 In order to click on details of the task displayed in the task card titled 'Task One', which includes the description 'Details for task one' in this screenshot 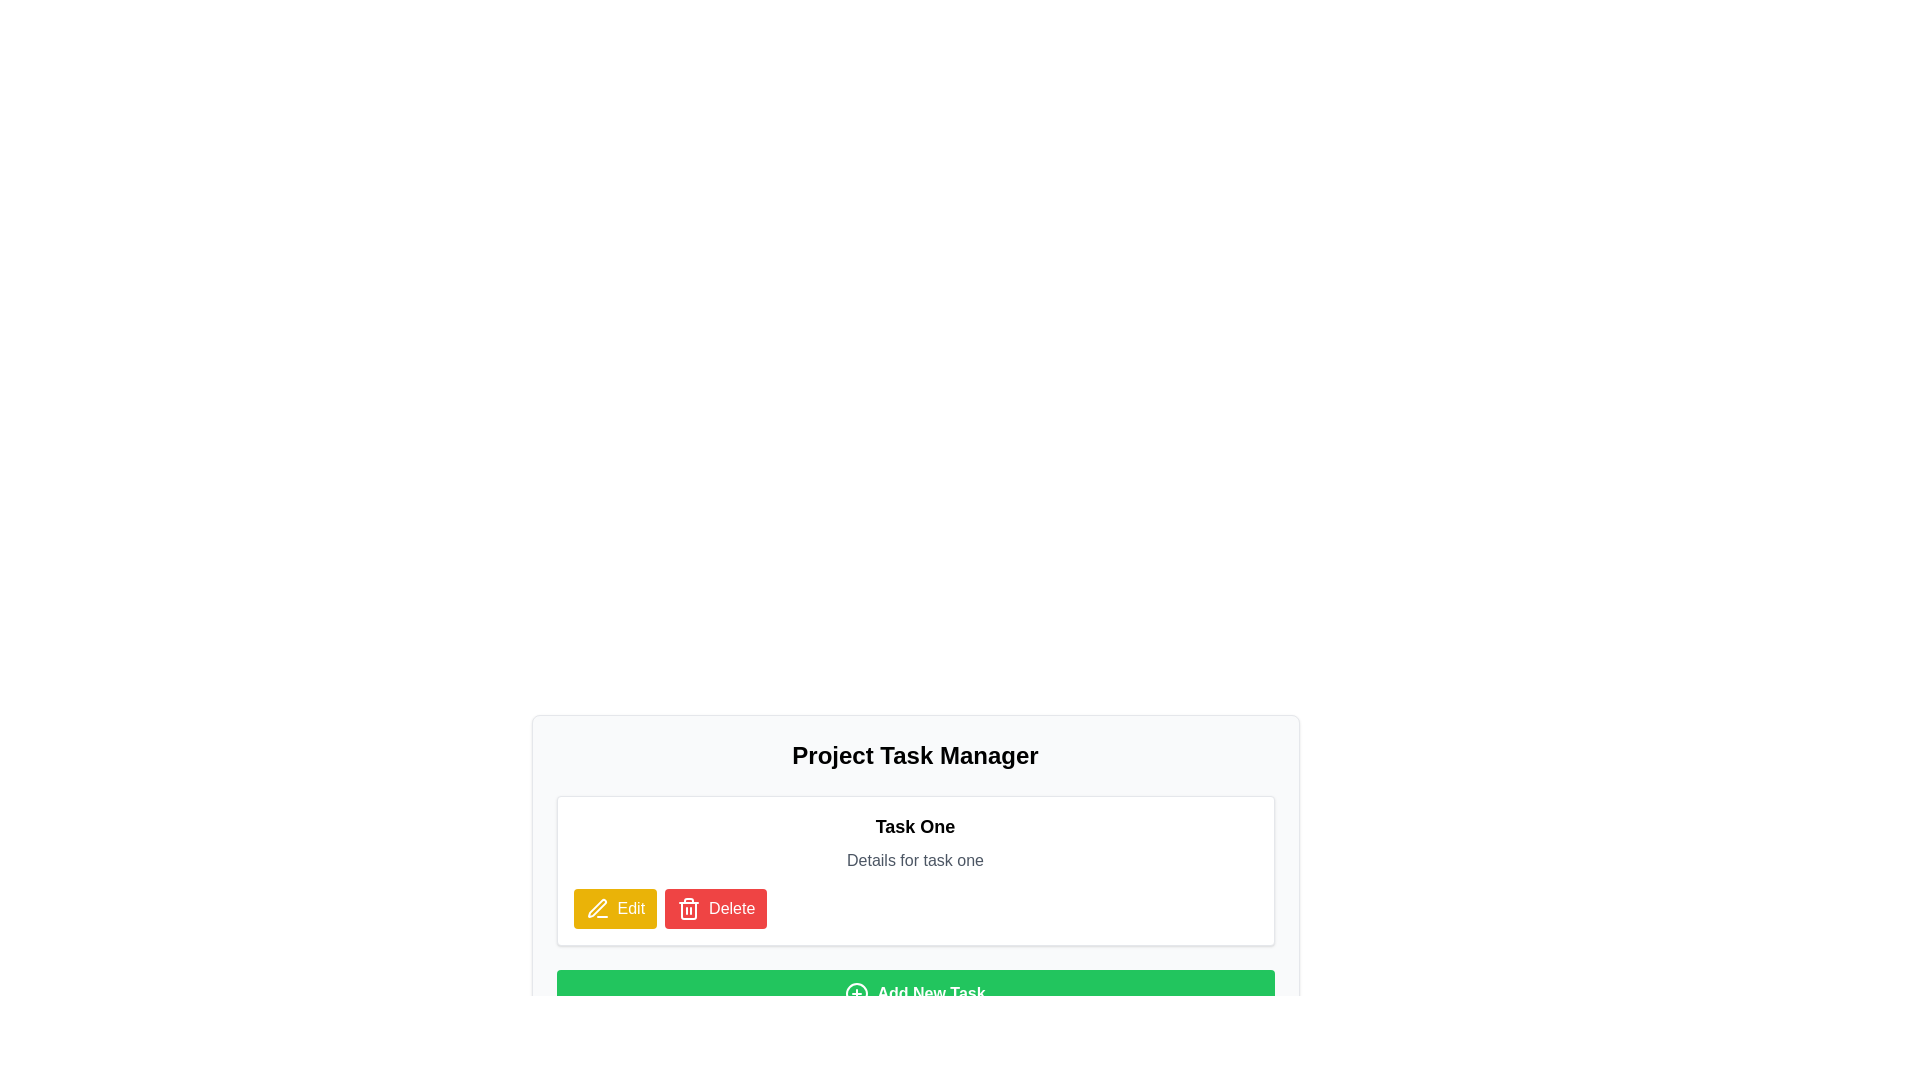, I will do `click(914, 870)`.